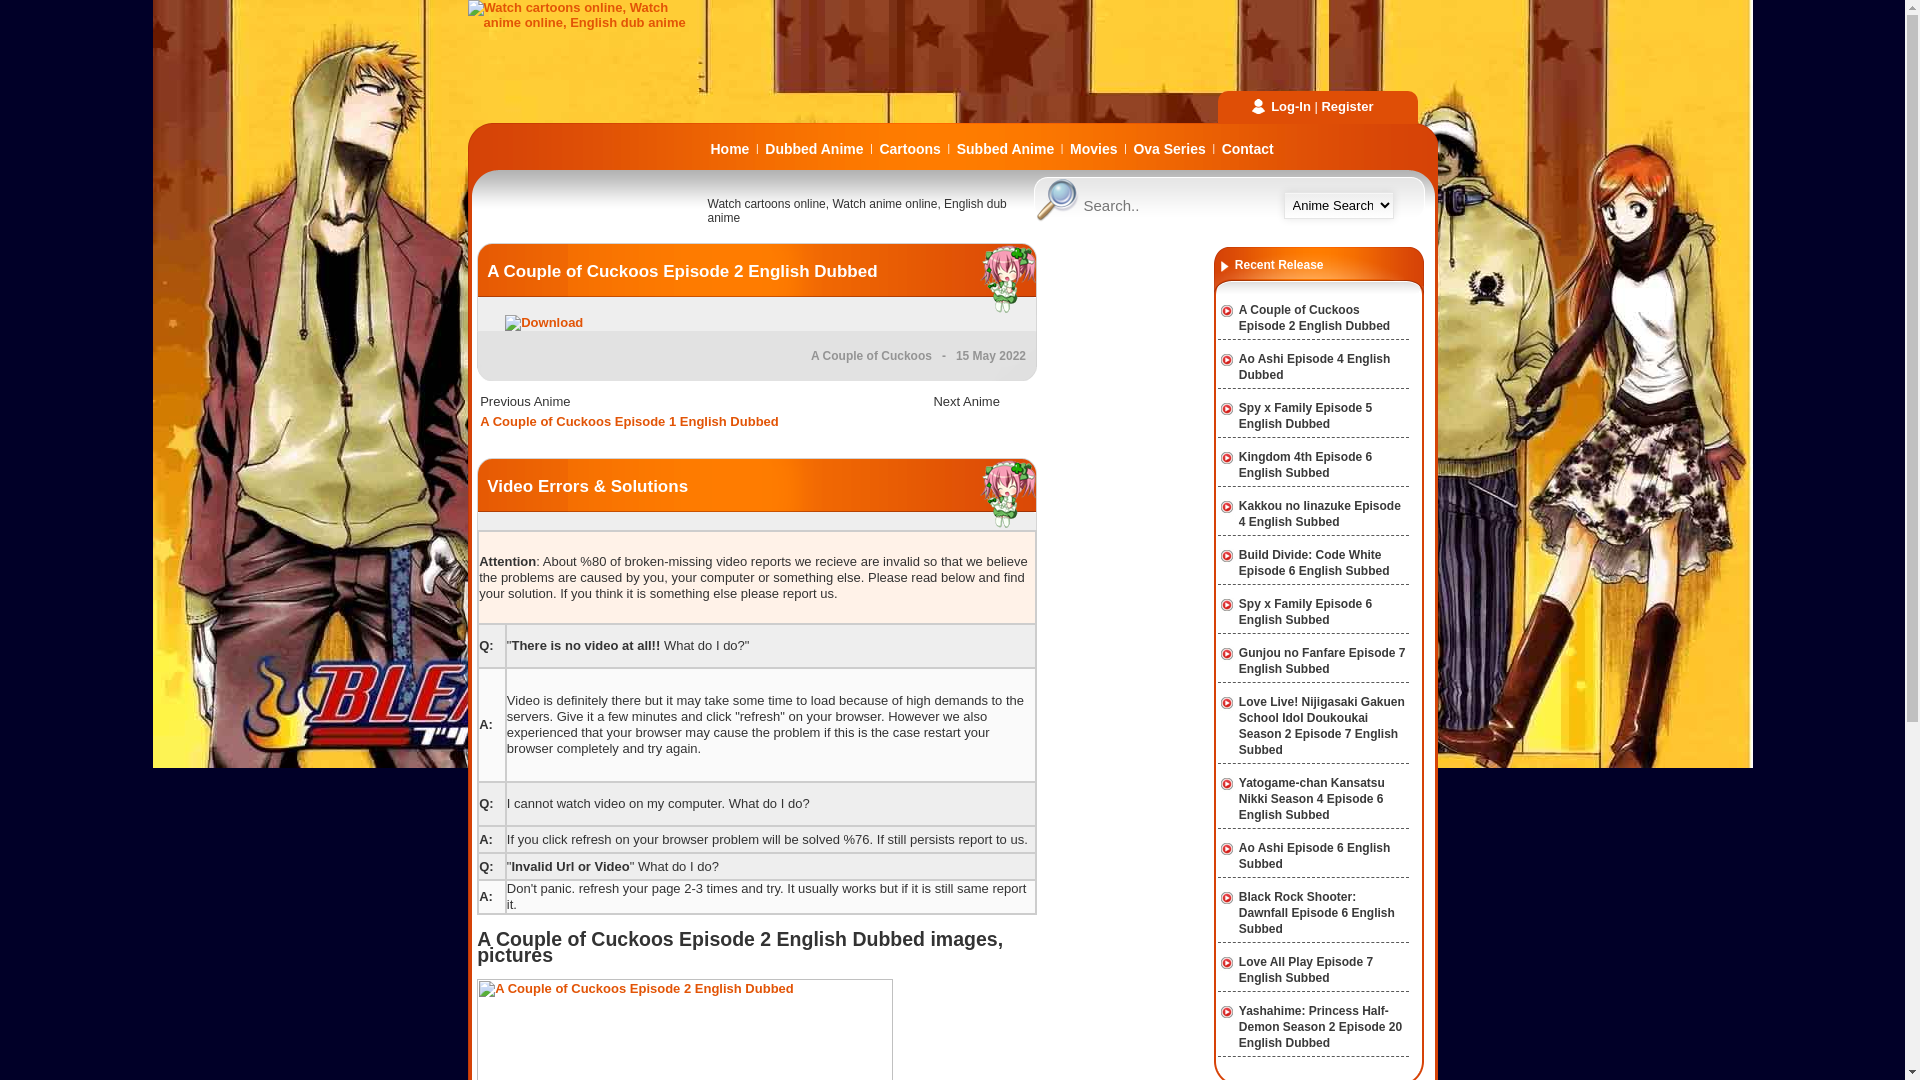  I want to click on 'Kingdom 4th Episode 6 English Subbed', so click(1305, 465).